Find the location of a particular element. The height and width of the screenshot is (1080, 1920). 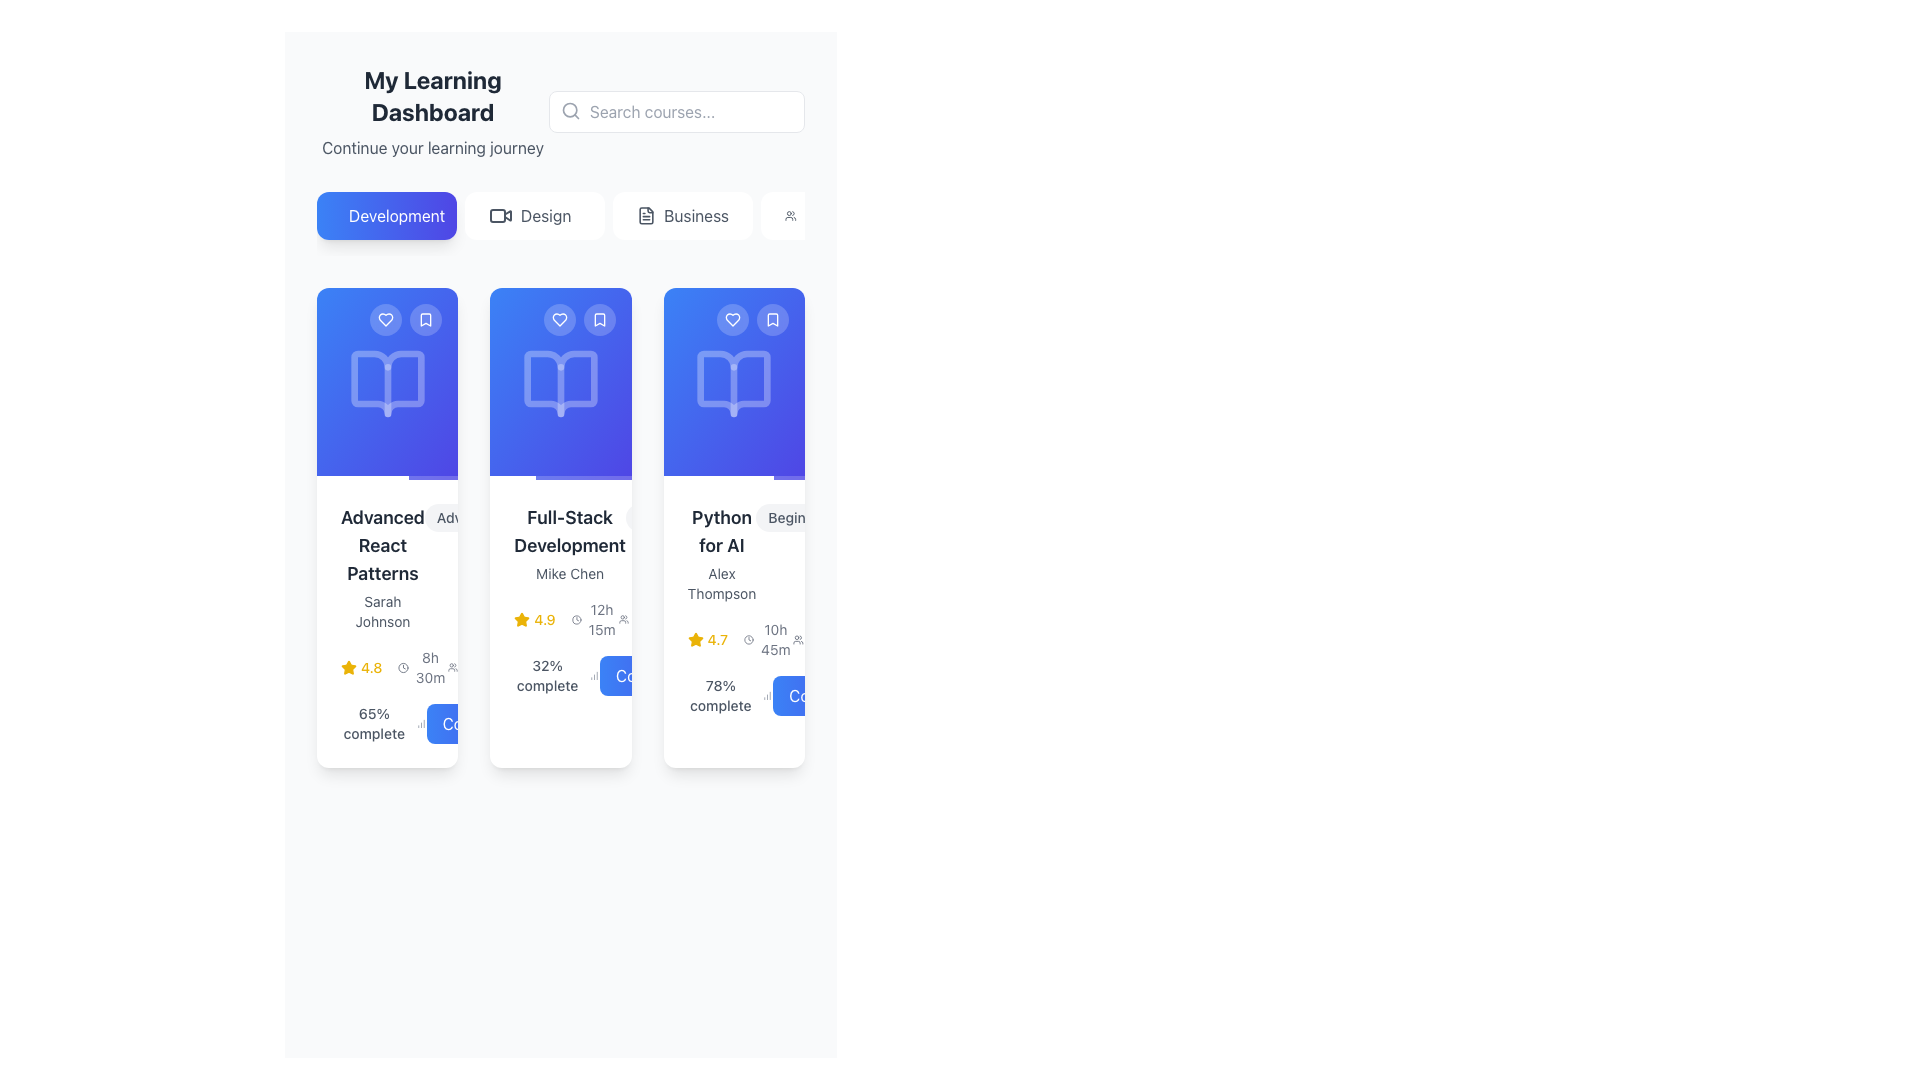

the clock icon that symbolizes the duration of the course, which is positioned to the left of the time duration text '8h 30m' is located at coordinates (402, 667).